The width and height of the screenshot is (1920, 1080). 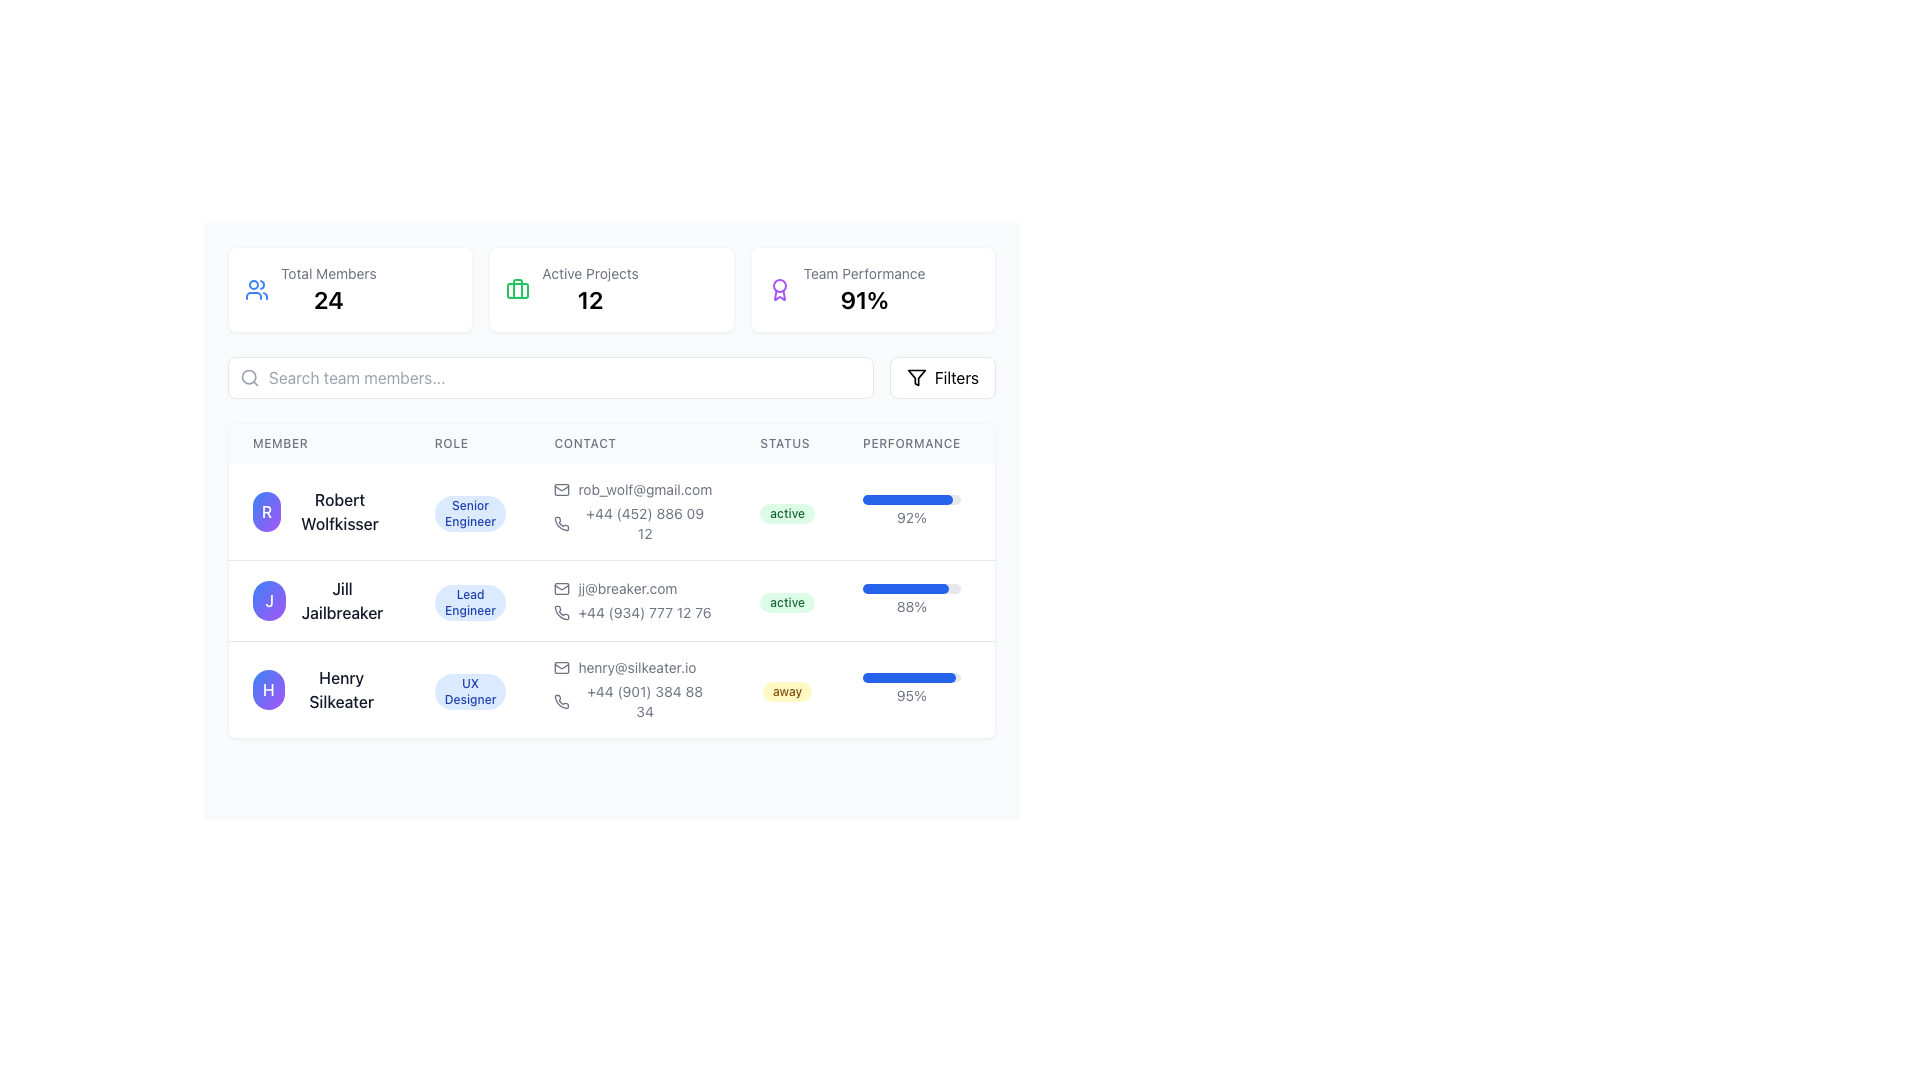 I want to click on the phone contact information Text Label located in the 'Contact' column of the second row in the table, directly below the email address, so click(x=632, y=612).